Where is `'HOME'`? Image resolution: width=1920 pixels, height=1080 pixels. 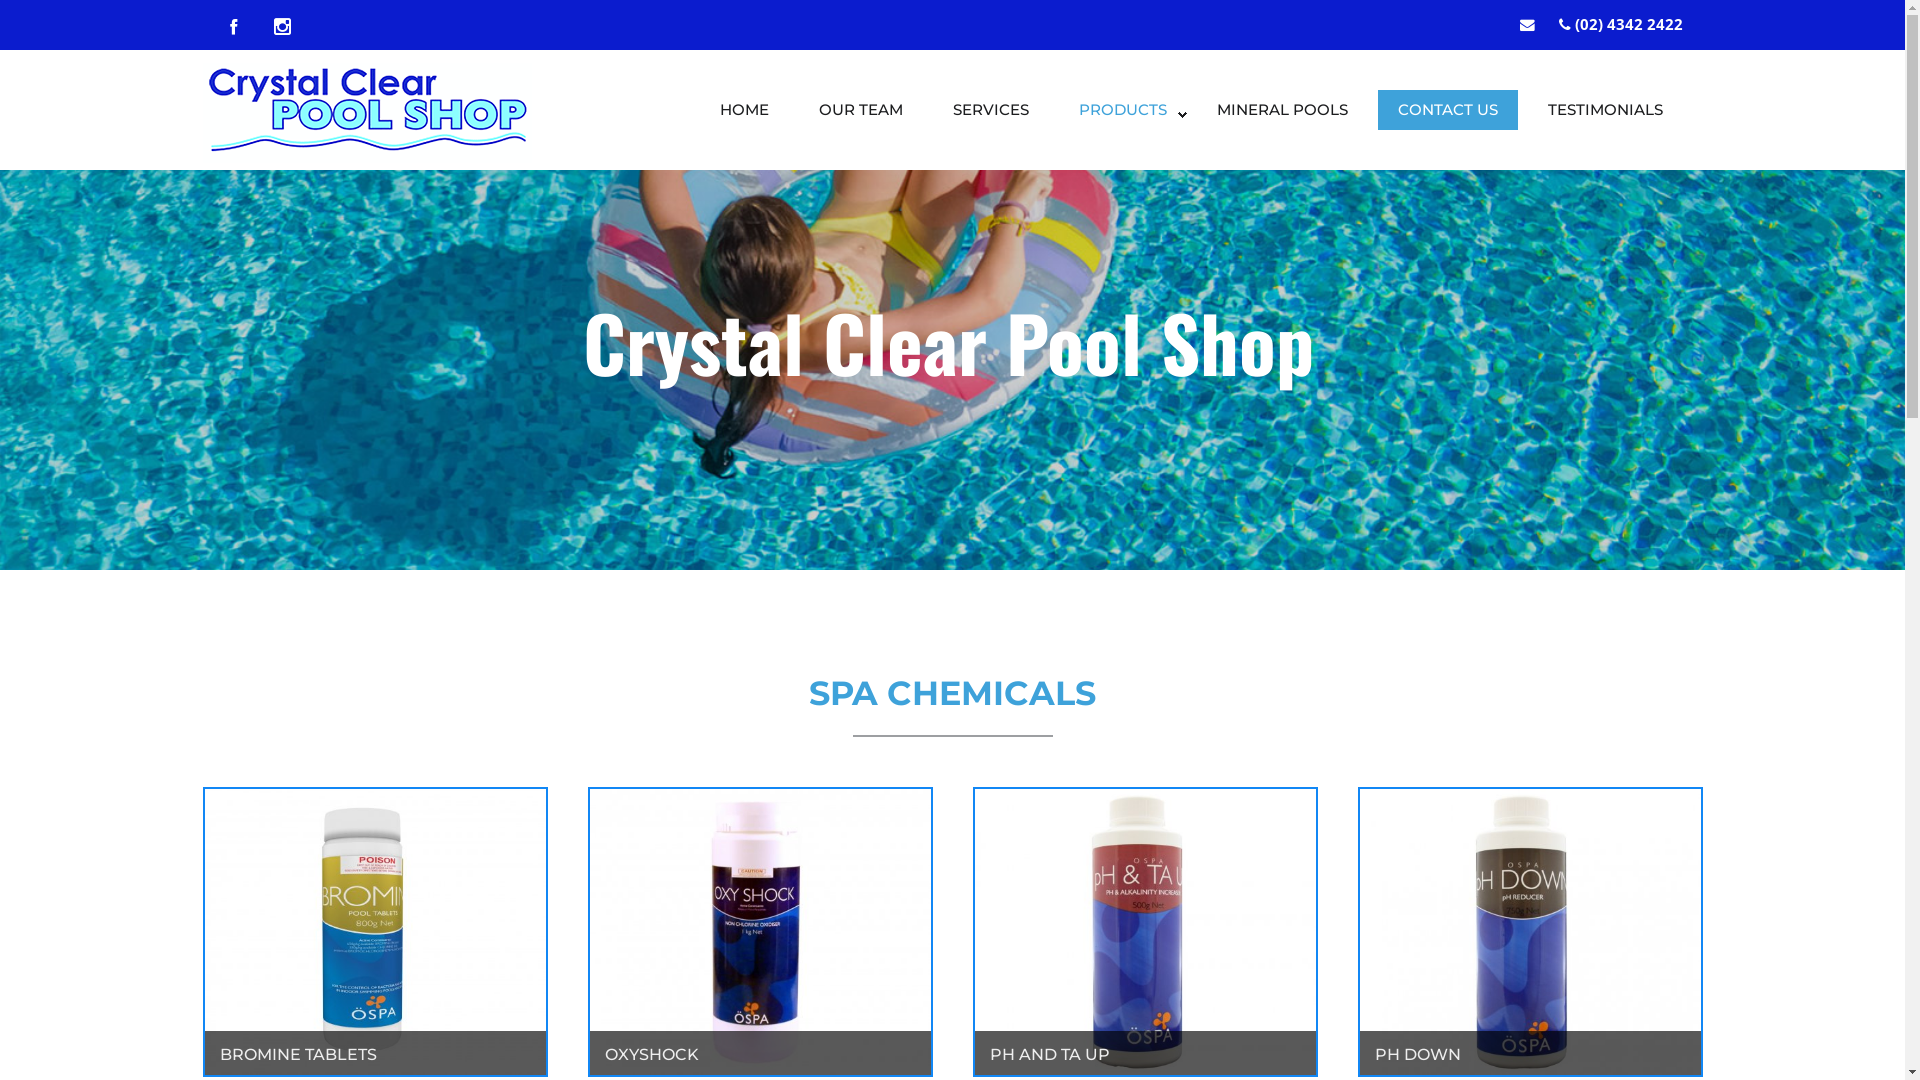
'HOME' is located at coordinates (743, 115).